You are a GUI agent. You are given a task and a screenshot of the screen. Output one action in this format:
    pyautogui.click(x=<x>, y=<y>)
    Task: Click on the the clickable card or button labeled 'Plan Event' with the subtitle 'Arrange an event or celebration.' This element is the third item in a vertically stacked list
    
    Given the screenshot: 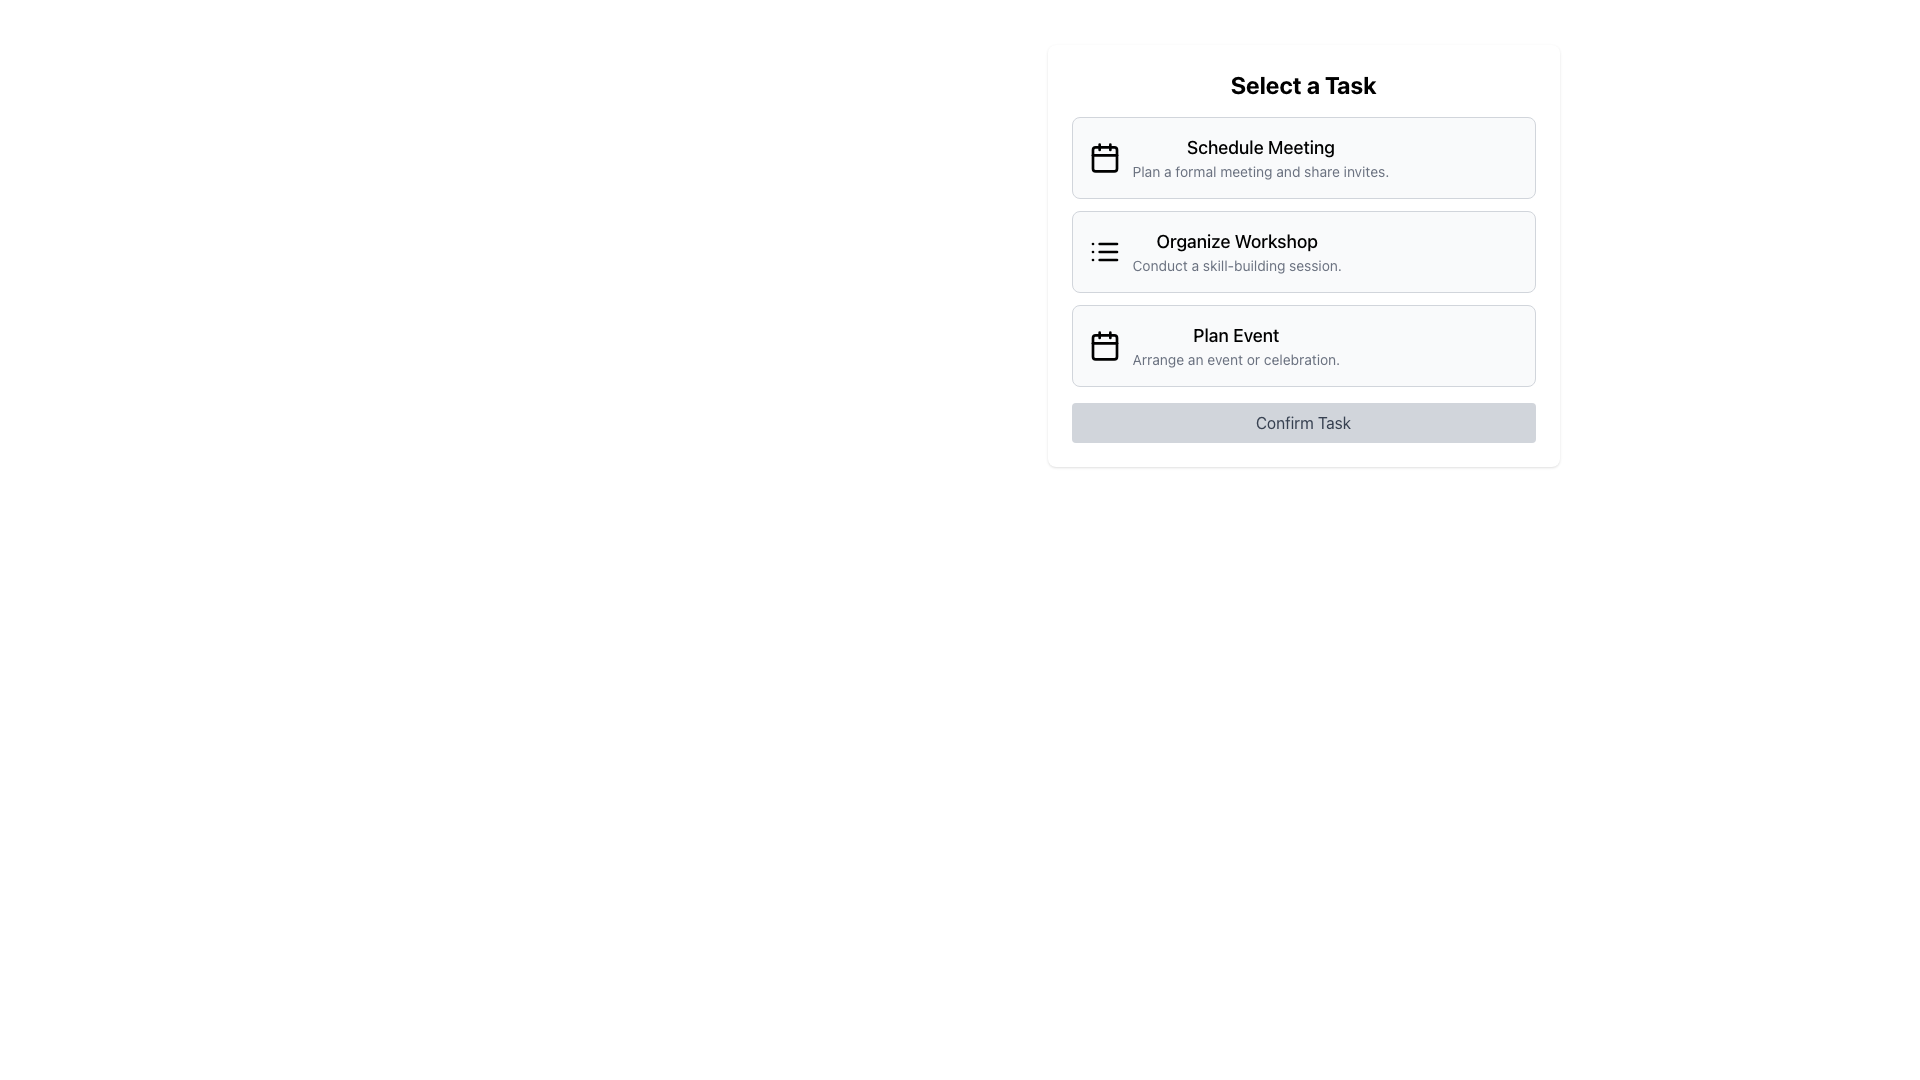 What is the action you would take?
    pyautogui.click(x=1235, y=345)
    